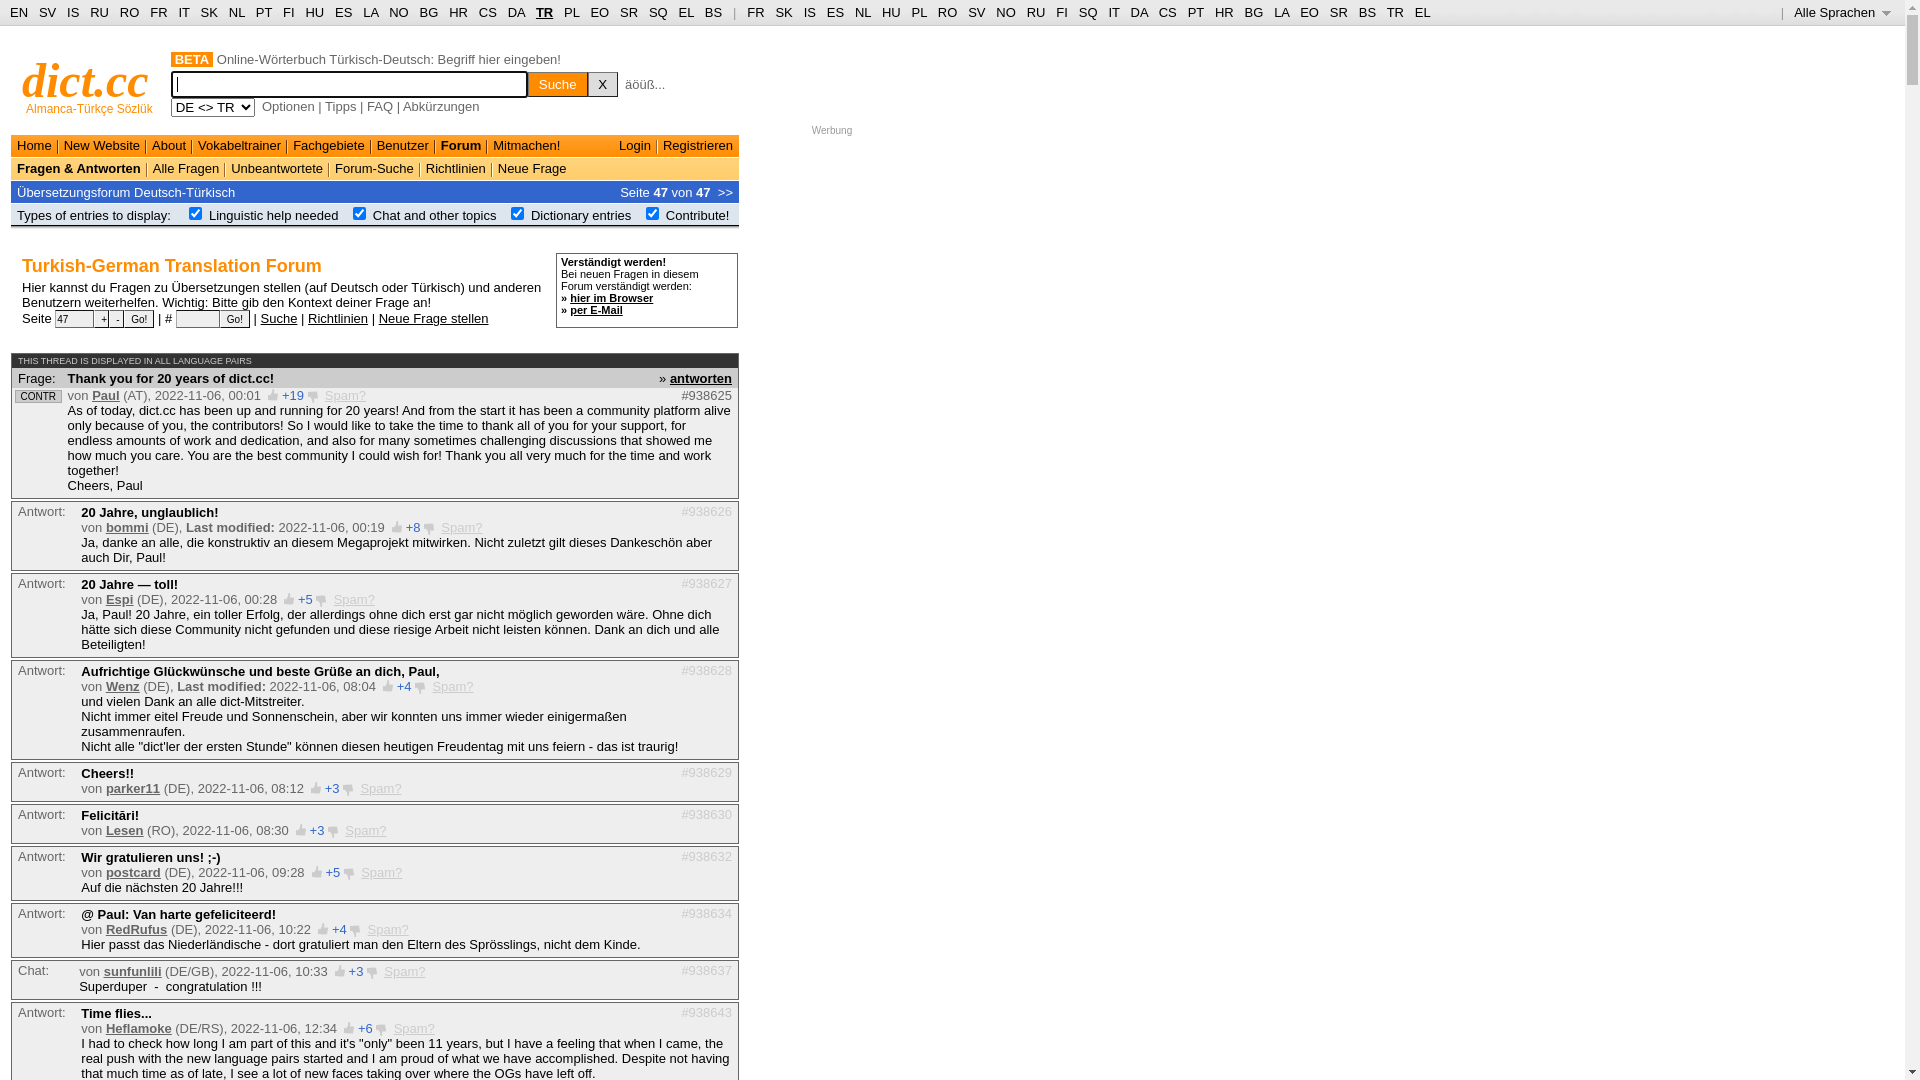 The width and height of the screenshot is (1920, 1080). What do you see at coordinates (412, 526) in the screenshot?
I see `'+8'` at bounding box center [412, 526].